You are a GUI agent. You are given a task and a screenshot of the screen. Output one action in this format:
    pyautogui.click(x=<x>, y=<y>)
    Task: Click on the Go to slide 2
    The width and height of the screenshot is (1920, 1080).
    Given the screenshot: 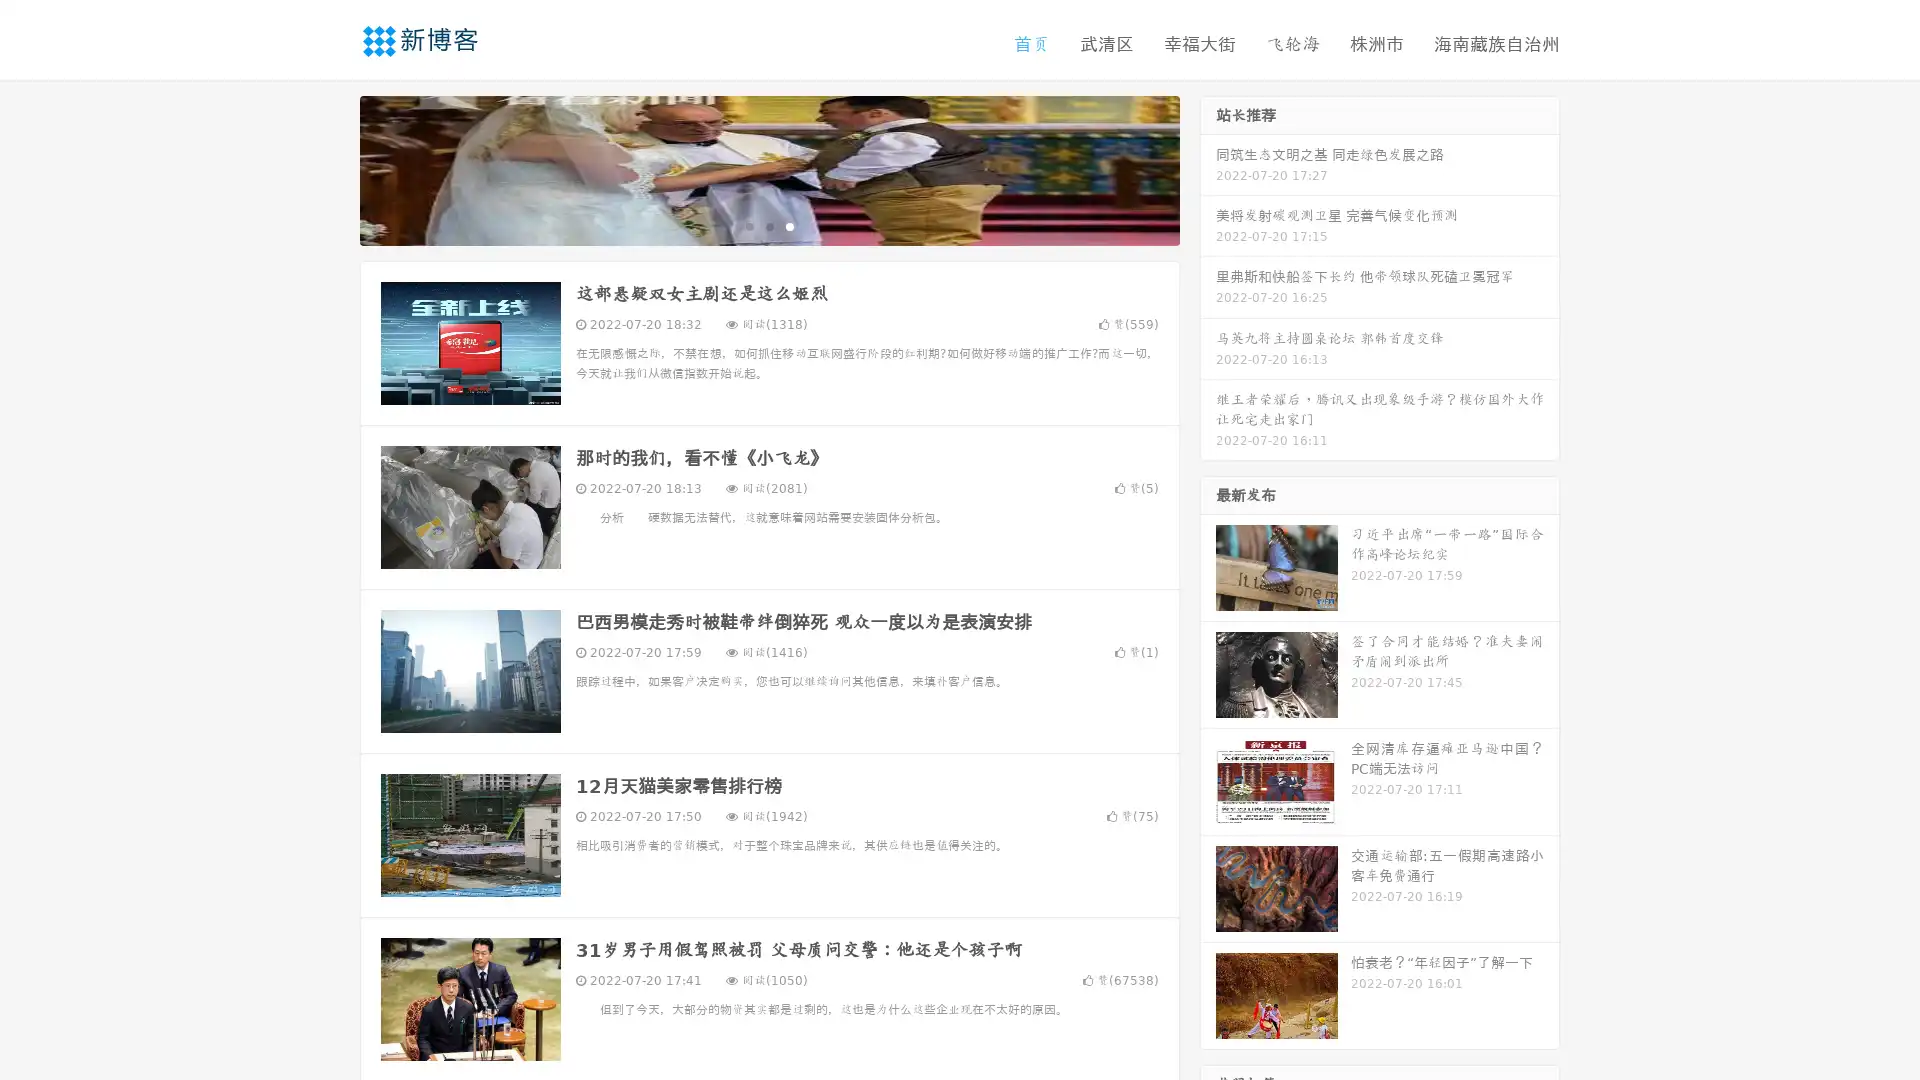 What is the action you would take?
    pyautogui.click(x=768, y=225)
    